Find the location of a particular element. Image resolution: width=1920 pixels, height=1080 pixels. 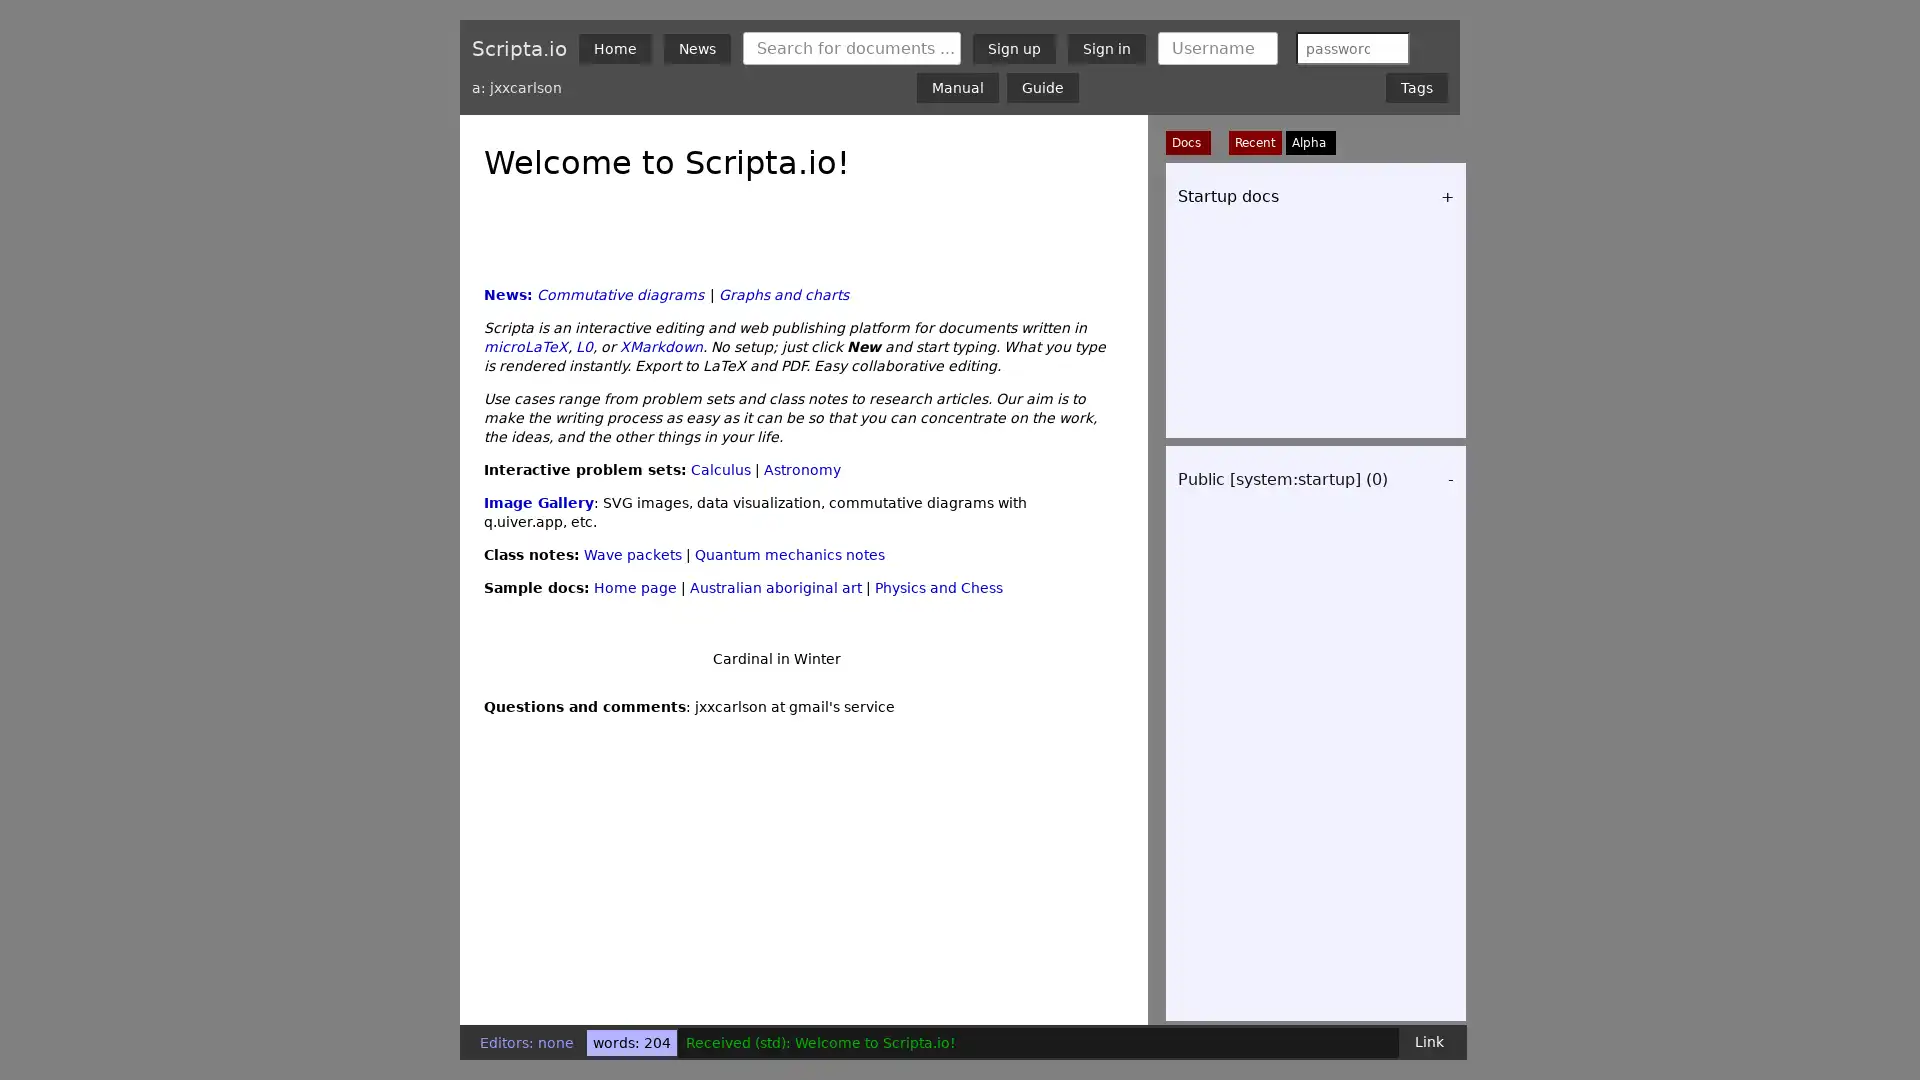

Public [system:startup] (0) is located at coordinates (1282, 479).